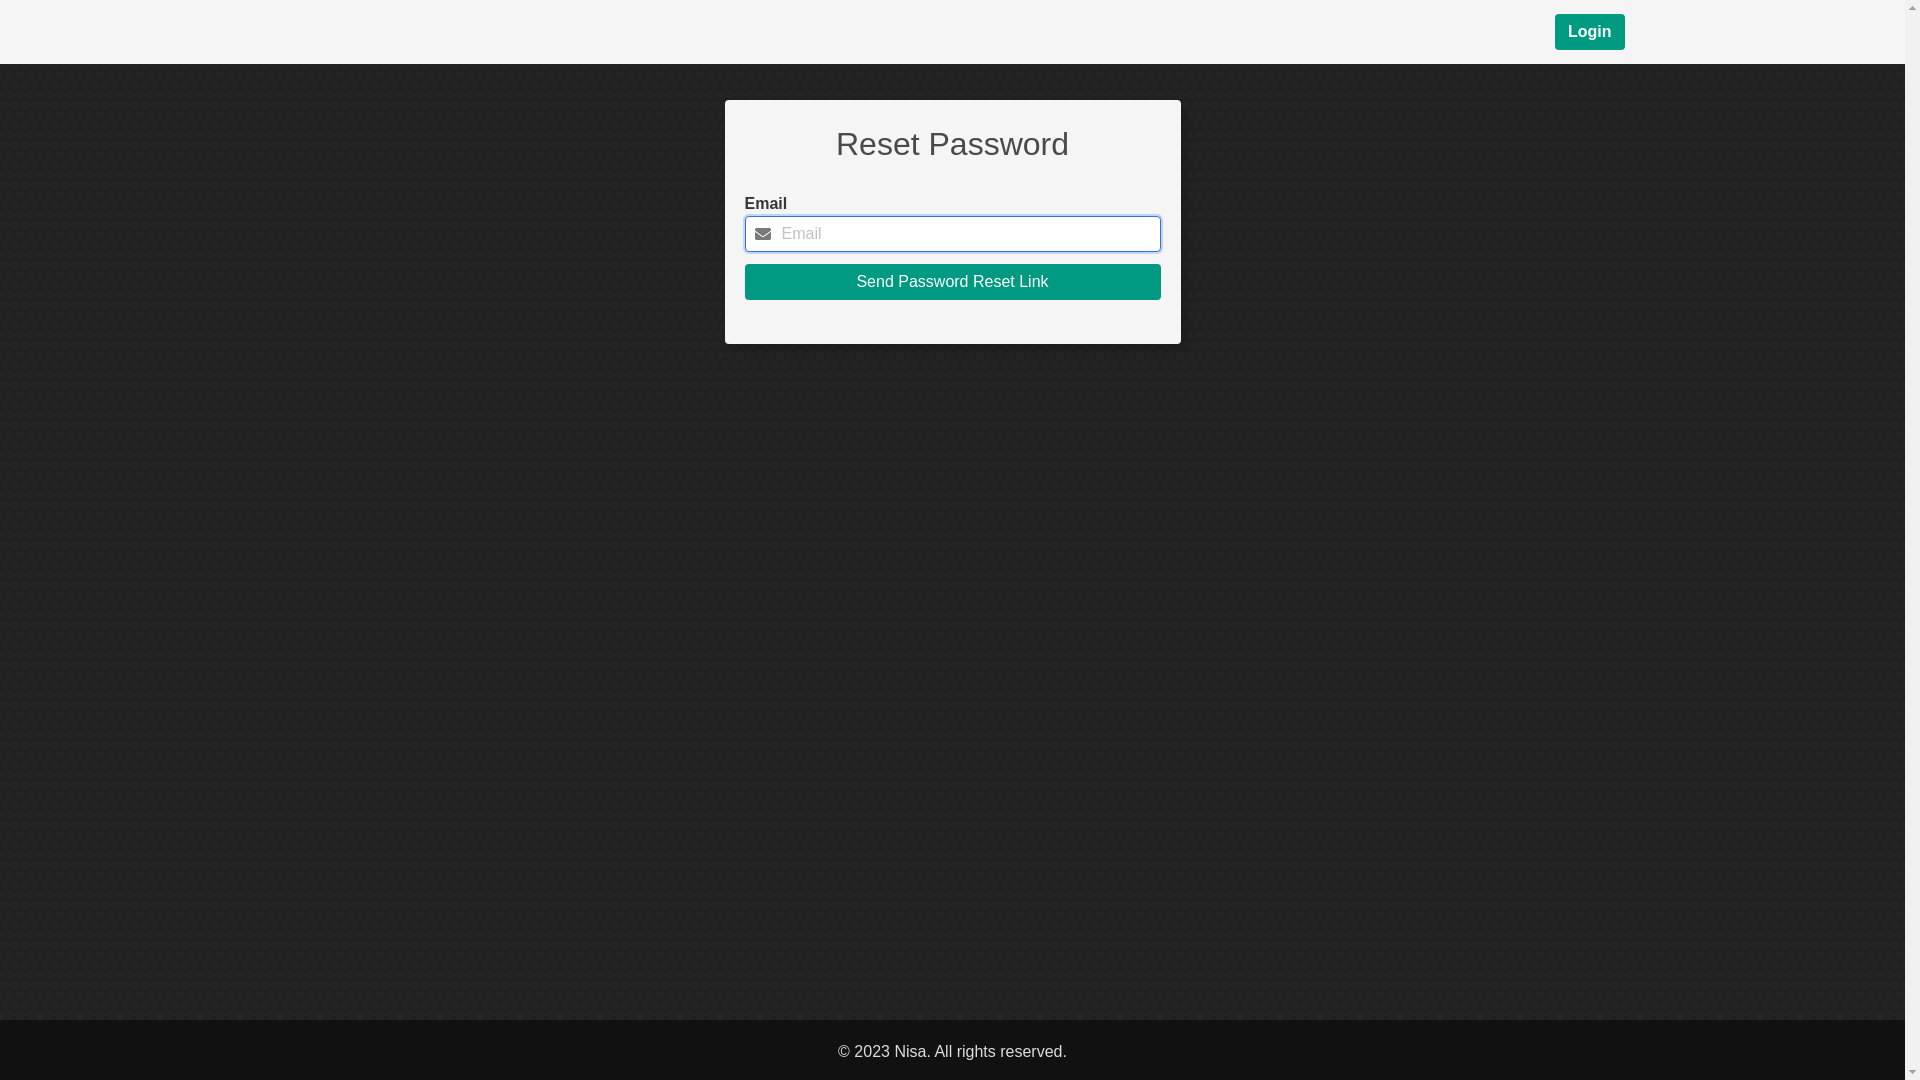  I want to click on 'Send Password Reset Link', so click(950, 281).